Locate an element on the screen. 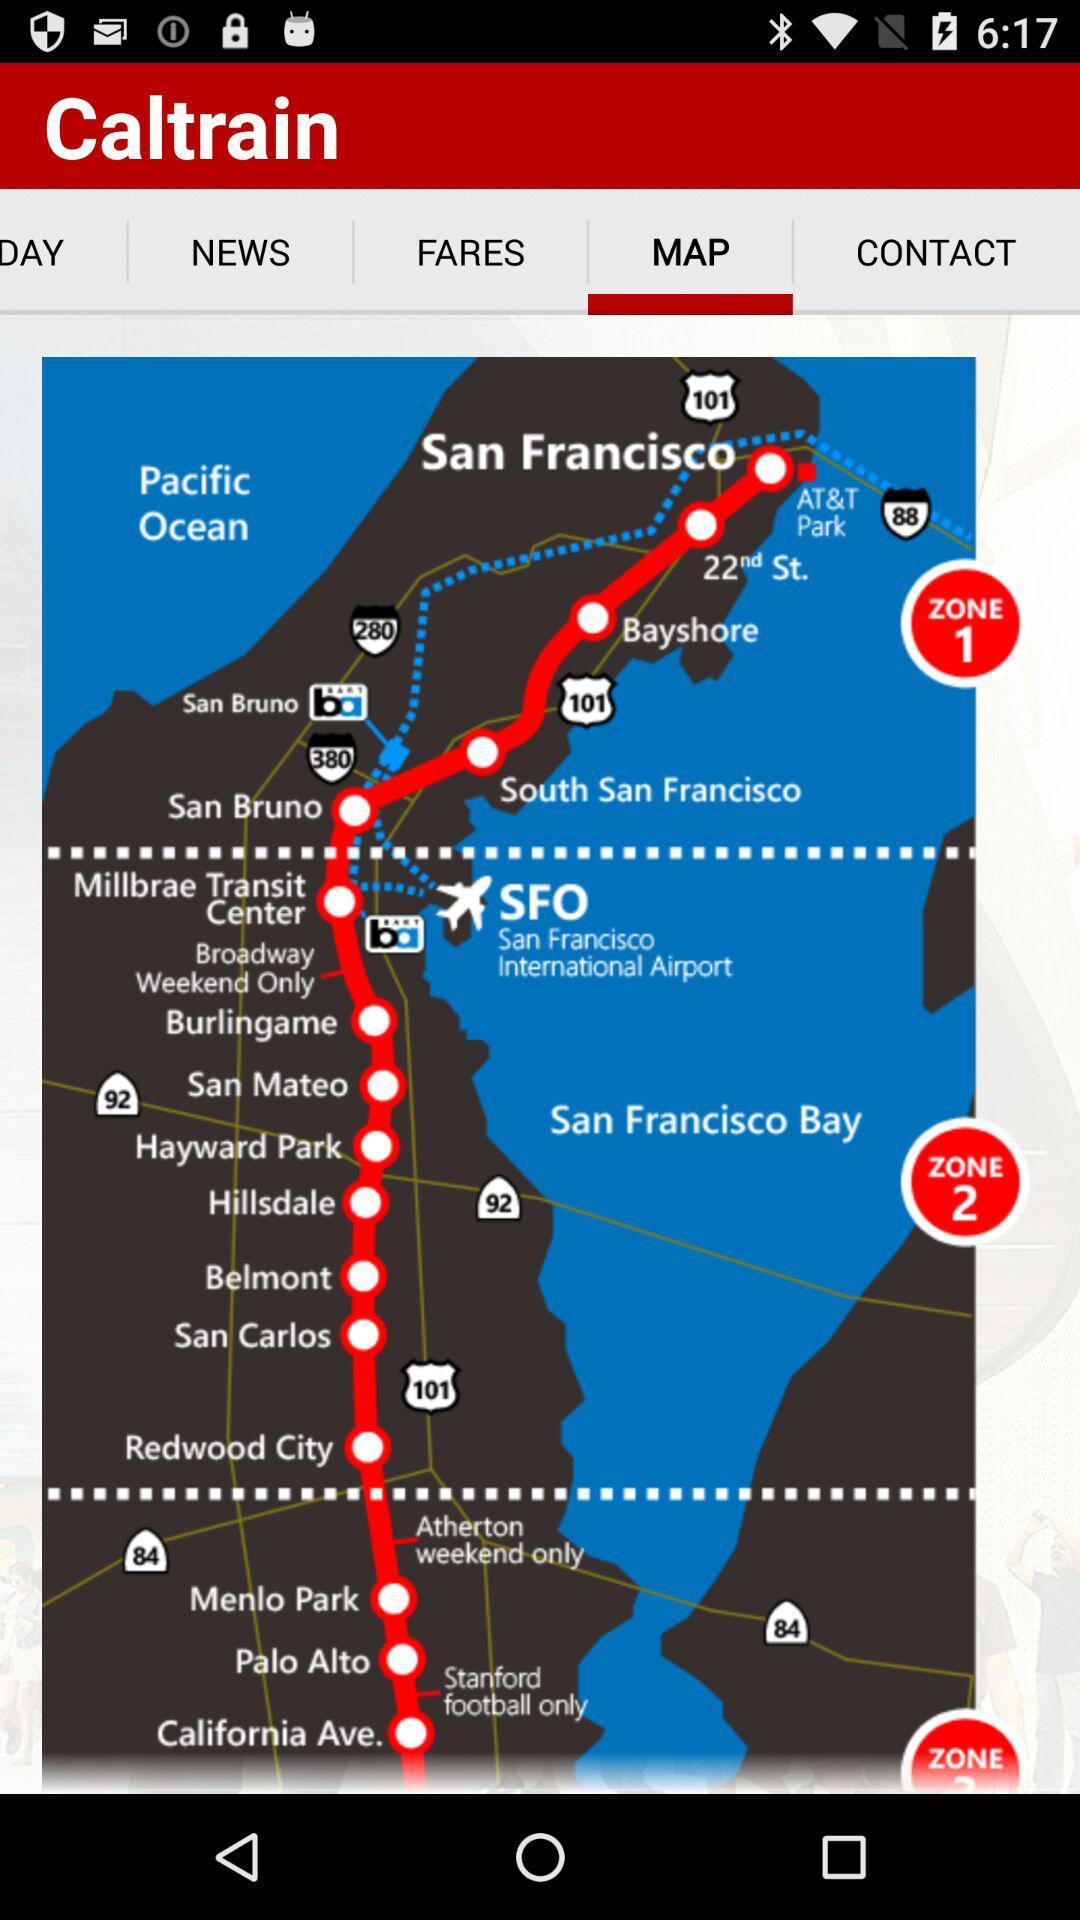 The height and width of the screenshot is (1920, 1080). app below caltrain icon is located at coordinates (239, 251).